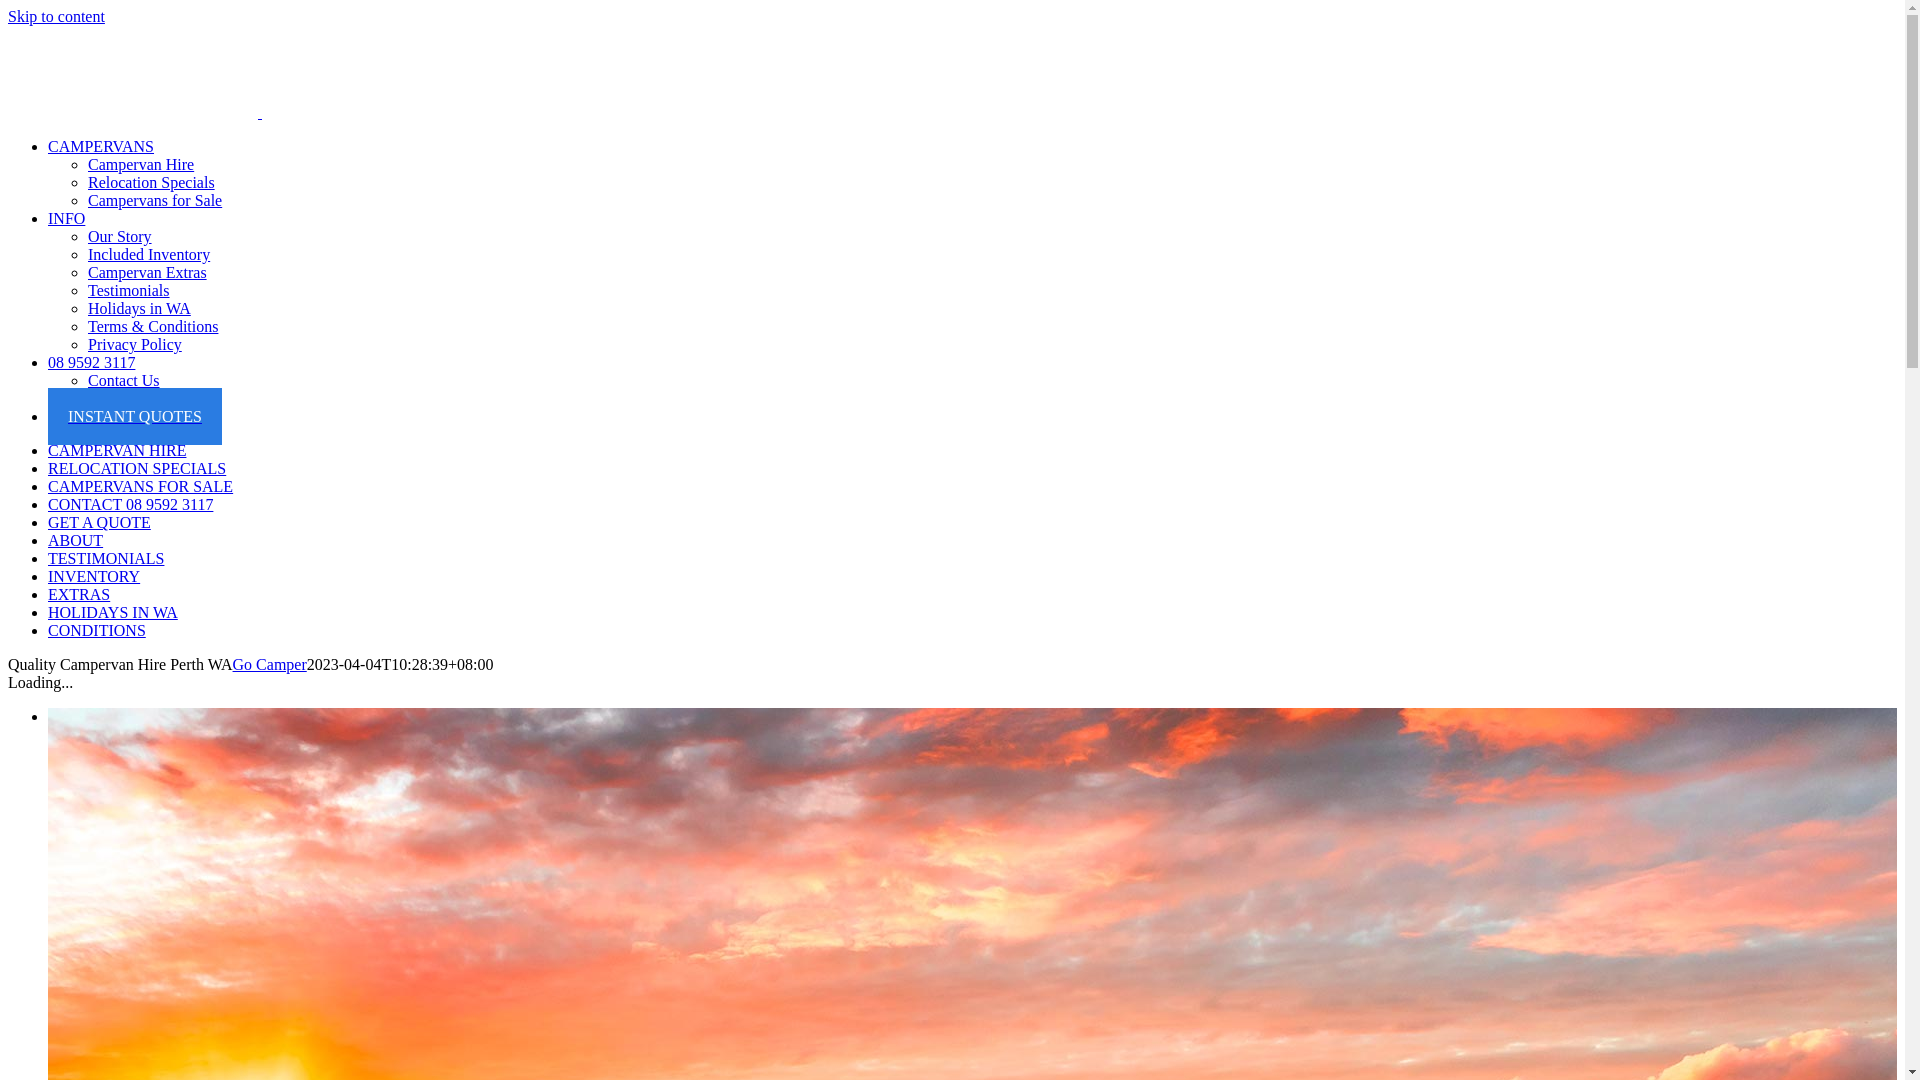 The image size is (1920, 1080). What do you see at coordinates (48, 540) in the screenshot?
I see `'ABOUT'` at bounding box center [48, 540].